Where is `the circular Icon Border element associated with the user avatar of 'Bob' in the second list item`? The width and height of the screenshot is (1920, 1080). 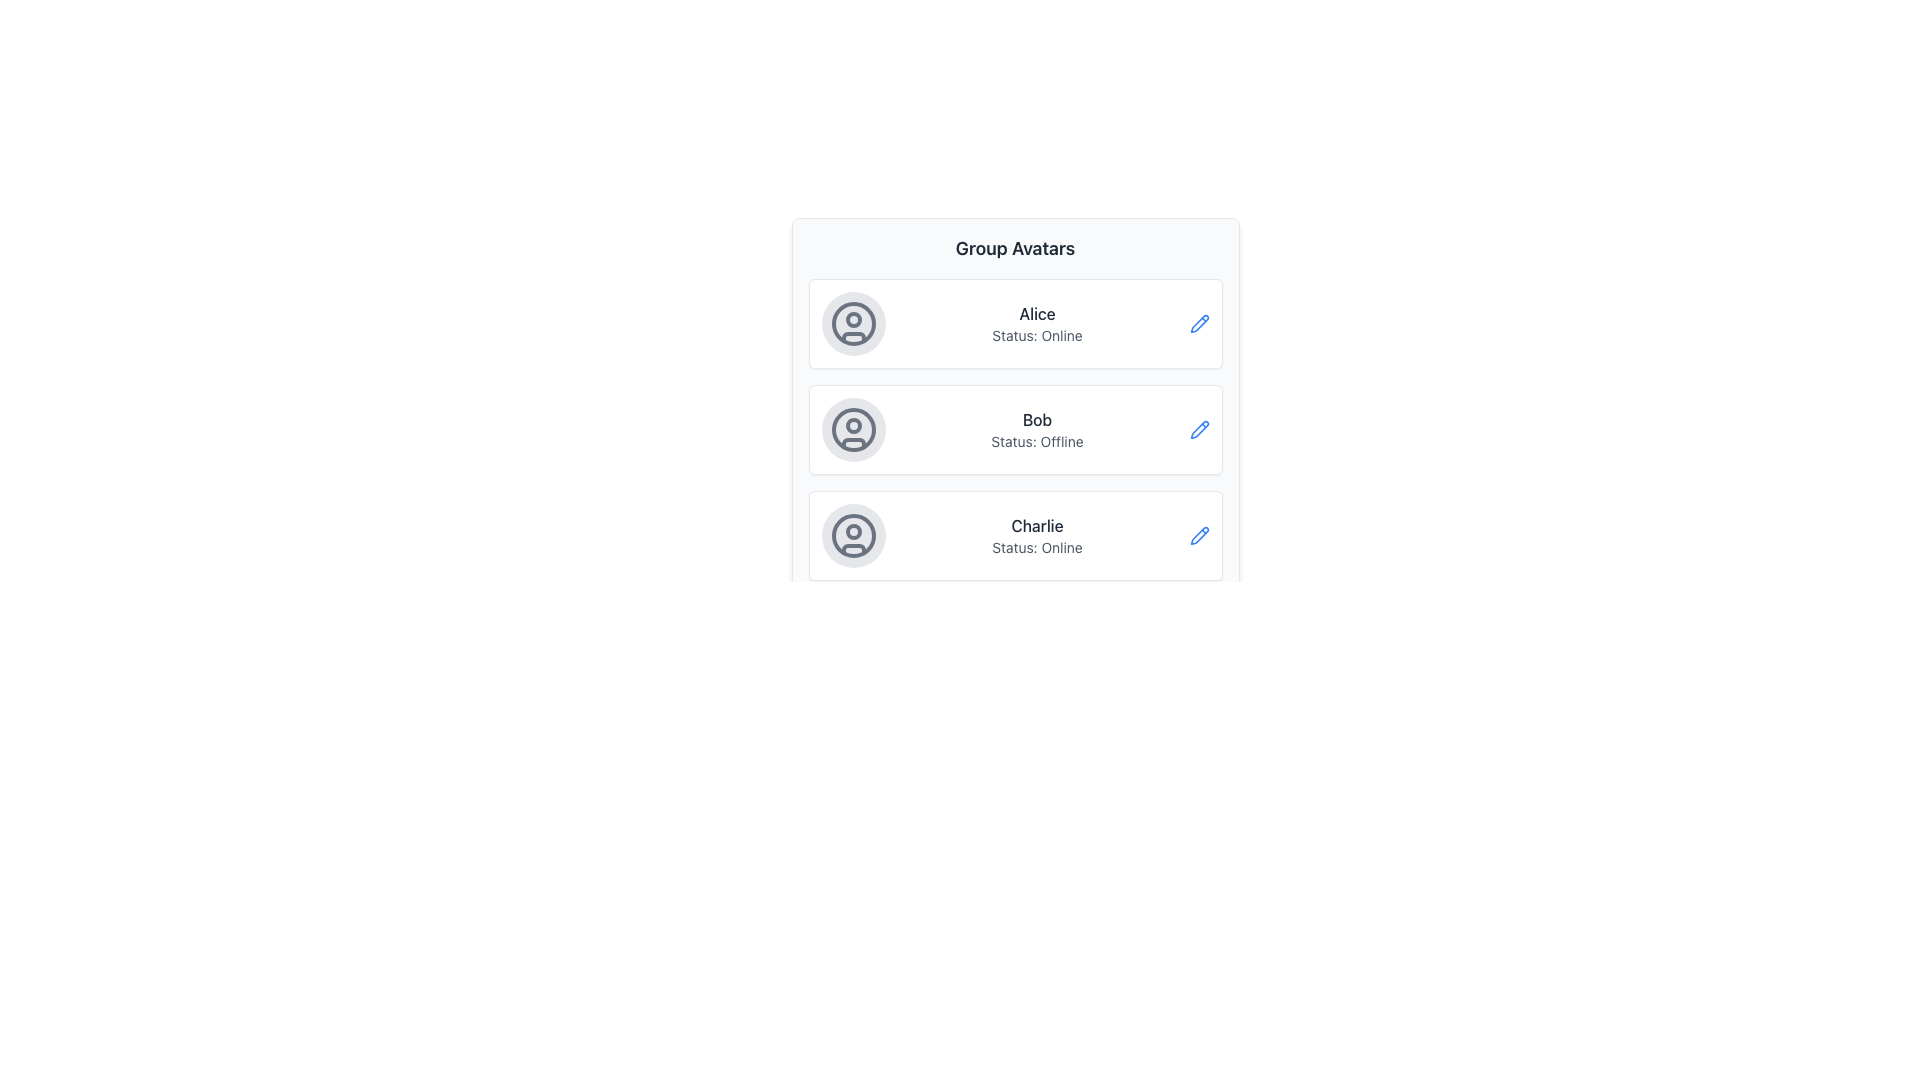
the circular Icon Border element associated with the user avatar of 'Bob' in the second list item is located at coordinates (853, 428).